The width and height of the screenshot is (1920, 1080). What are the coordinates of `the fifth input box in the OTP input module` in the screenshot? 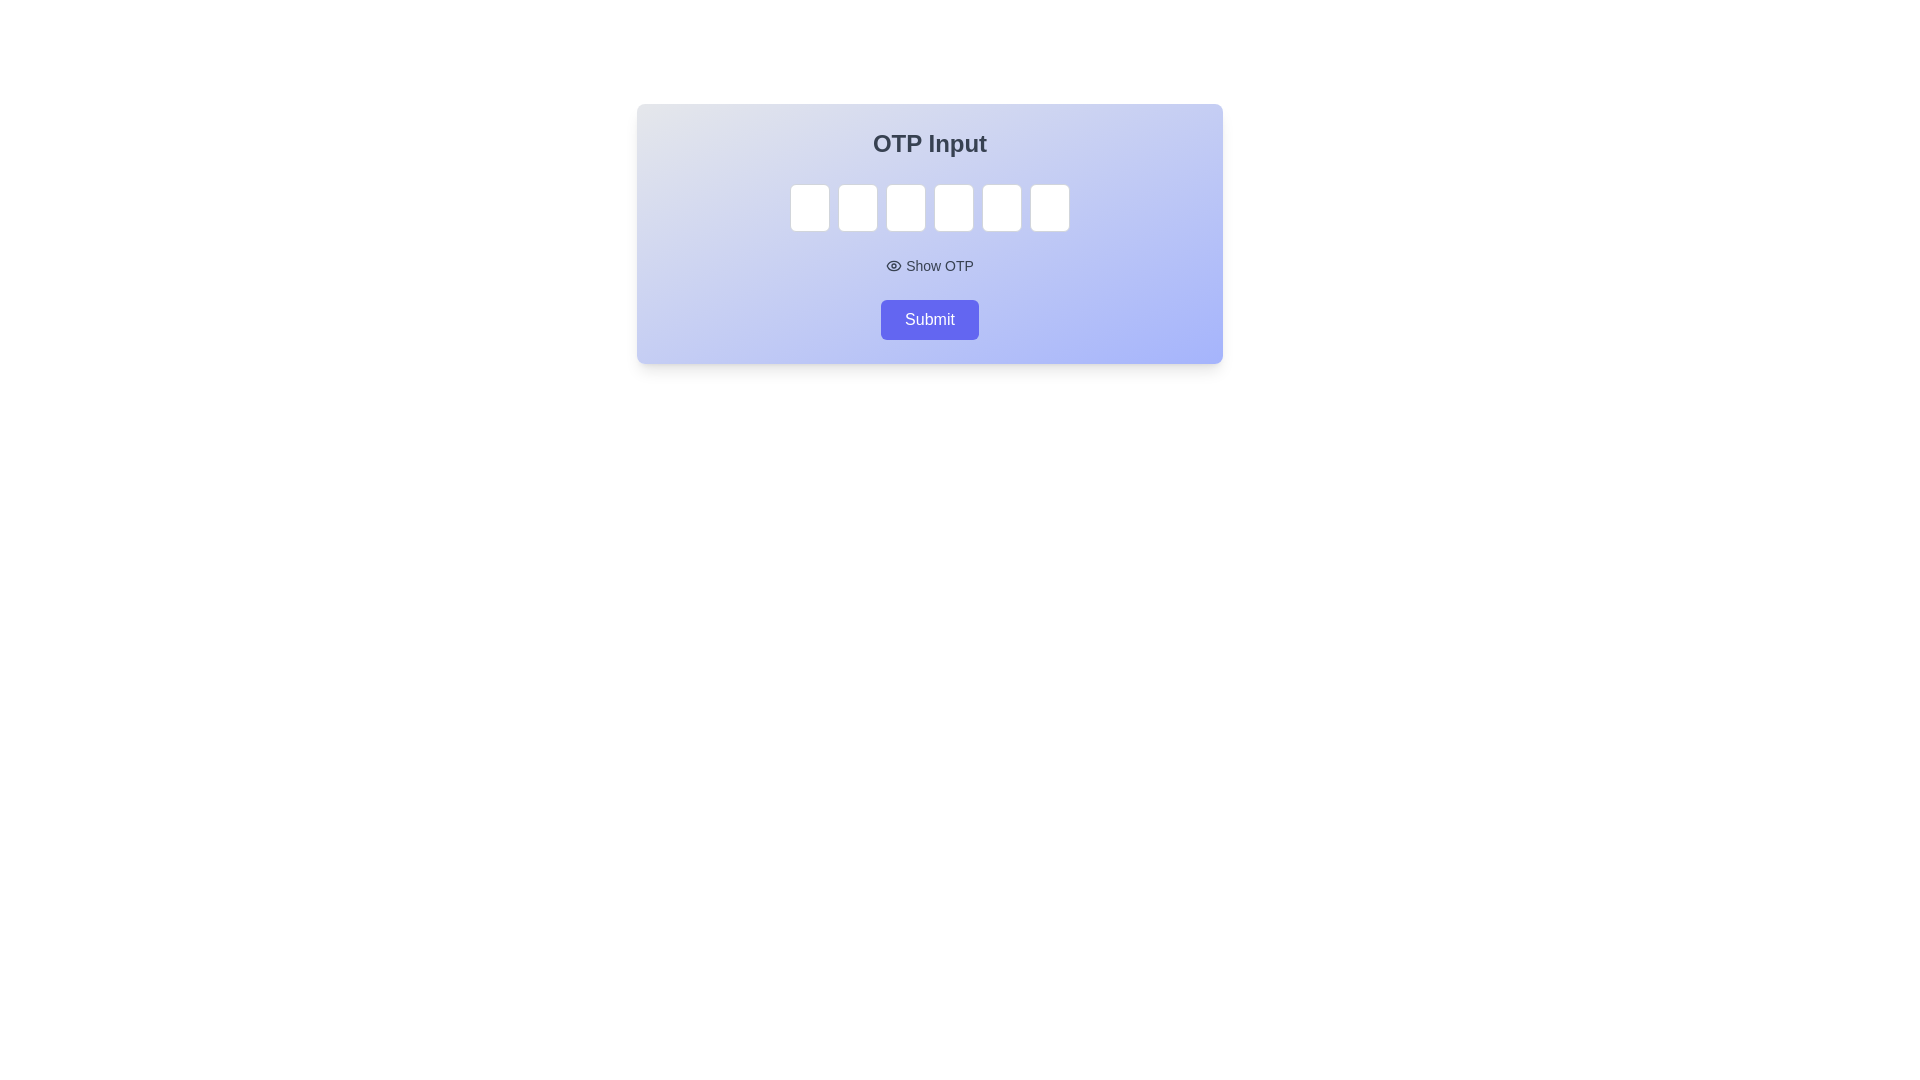 It's located at (1002, 208).